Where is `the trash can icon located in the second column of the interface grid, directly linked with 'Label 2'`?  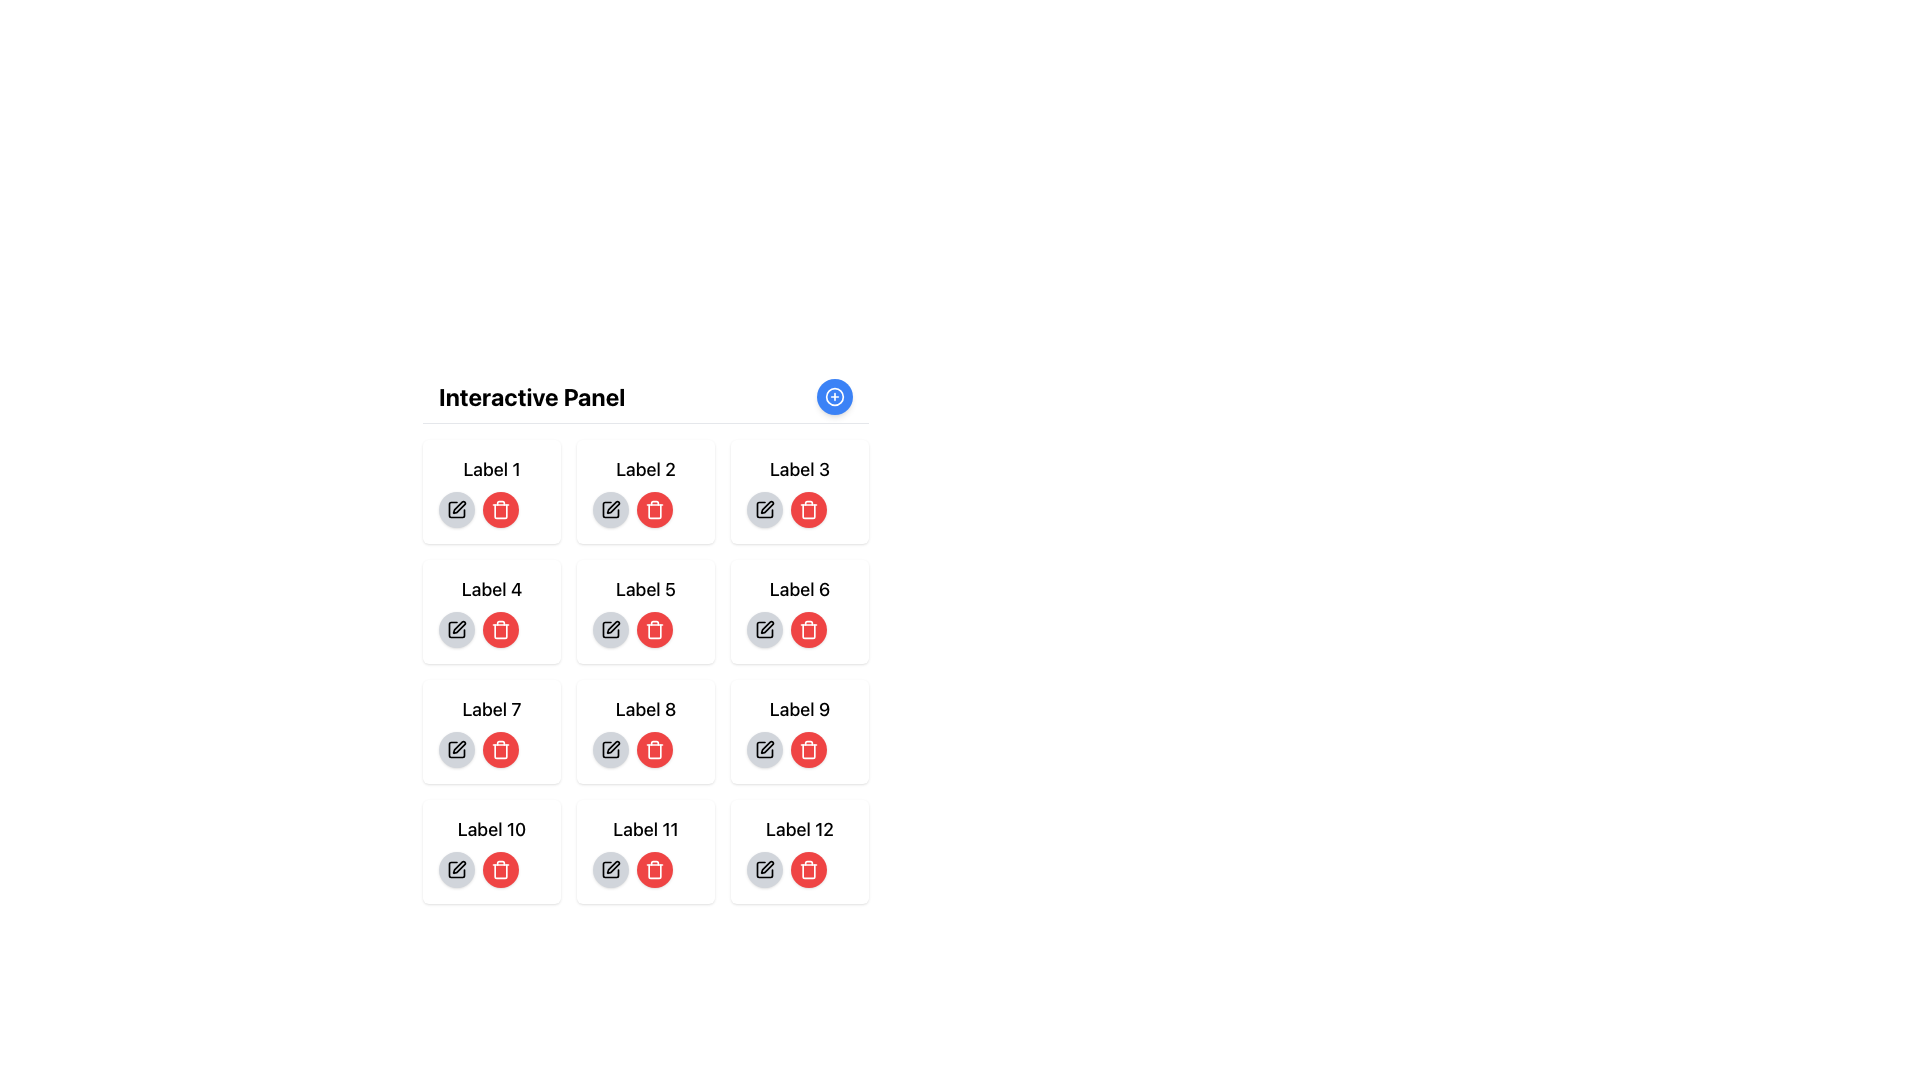 the trash can icon located in the second column of the interface grid, directly linked with 'Label 2' is located at coordinates (654, 509).